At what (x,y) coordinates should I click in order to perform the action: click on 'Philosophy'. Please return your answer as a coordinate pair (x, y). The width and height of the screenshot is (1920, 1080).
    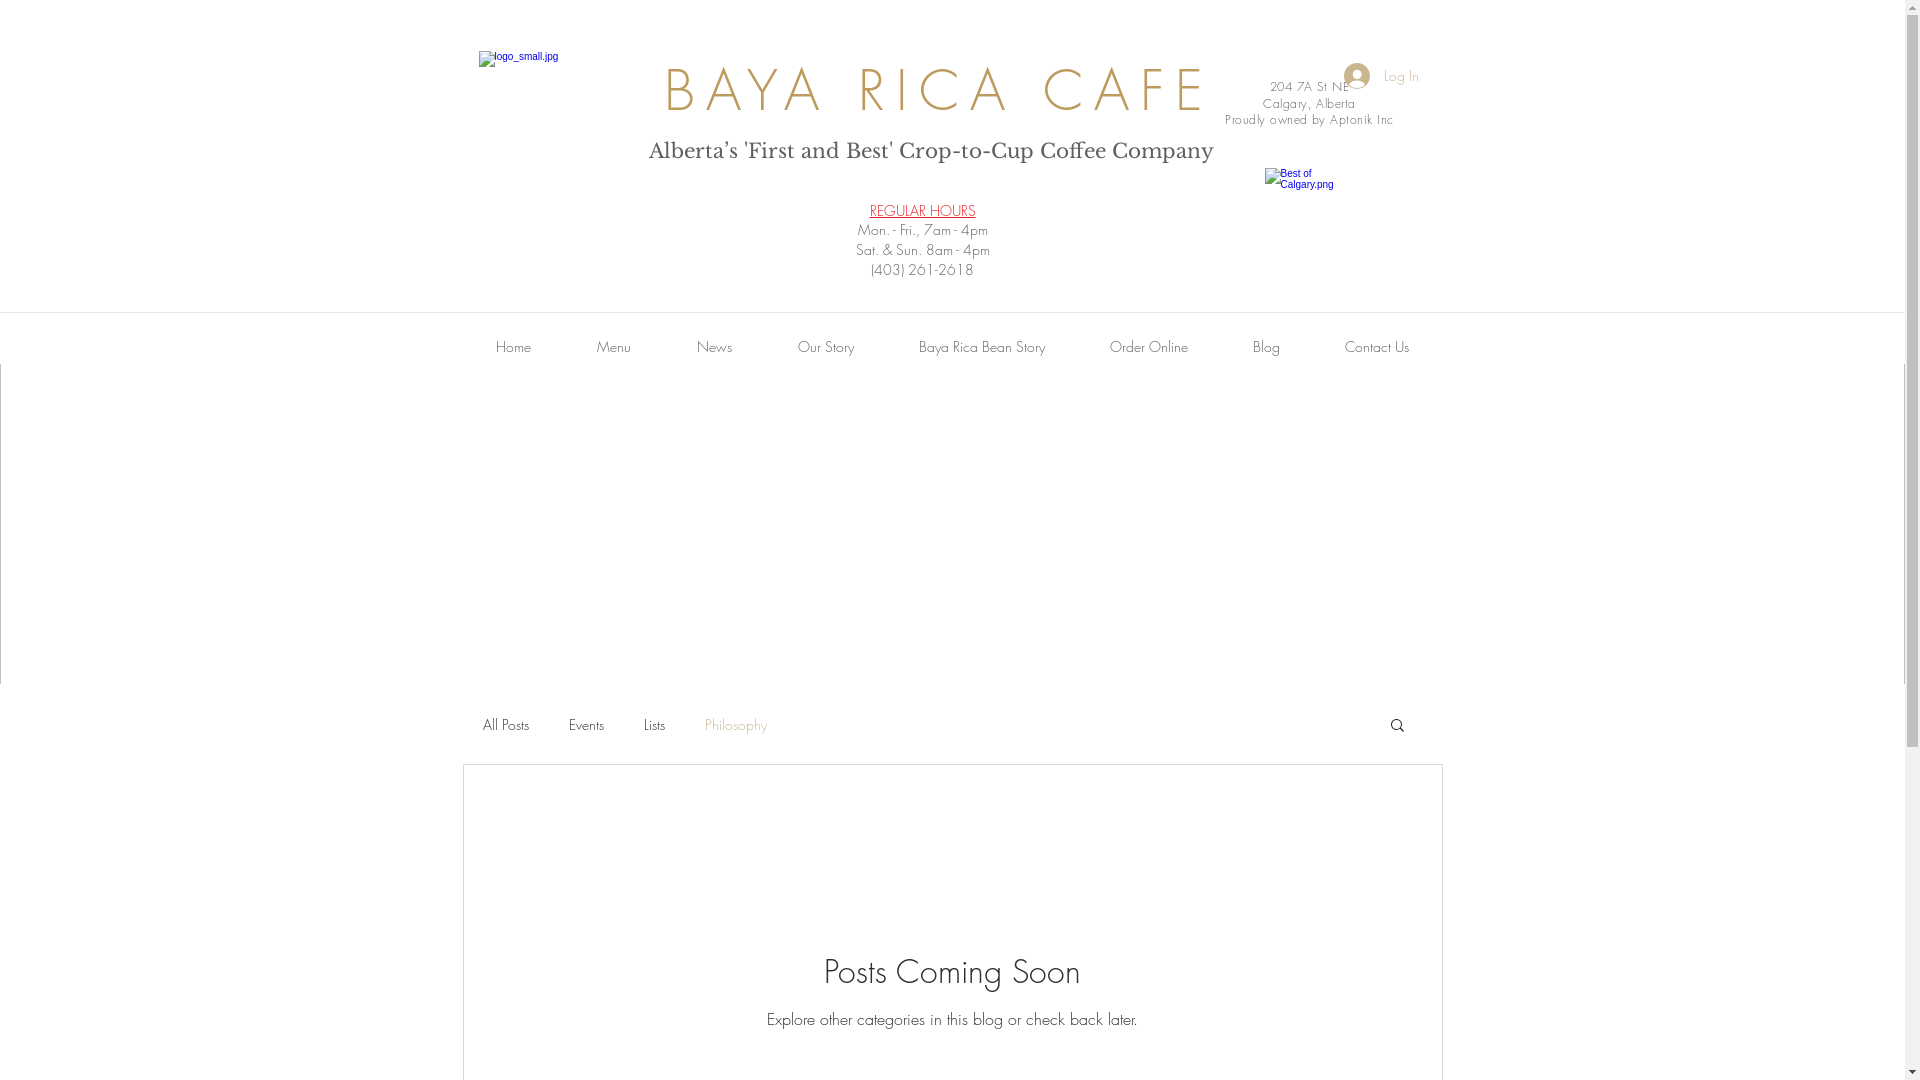
    Looking at the image, I should click on (704, 724).